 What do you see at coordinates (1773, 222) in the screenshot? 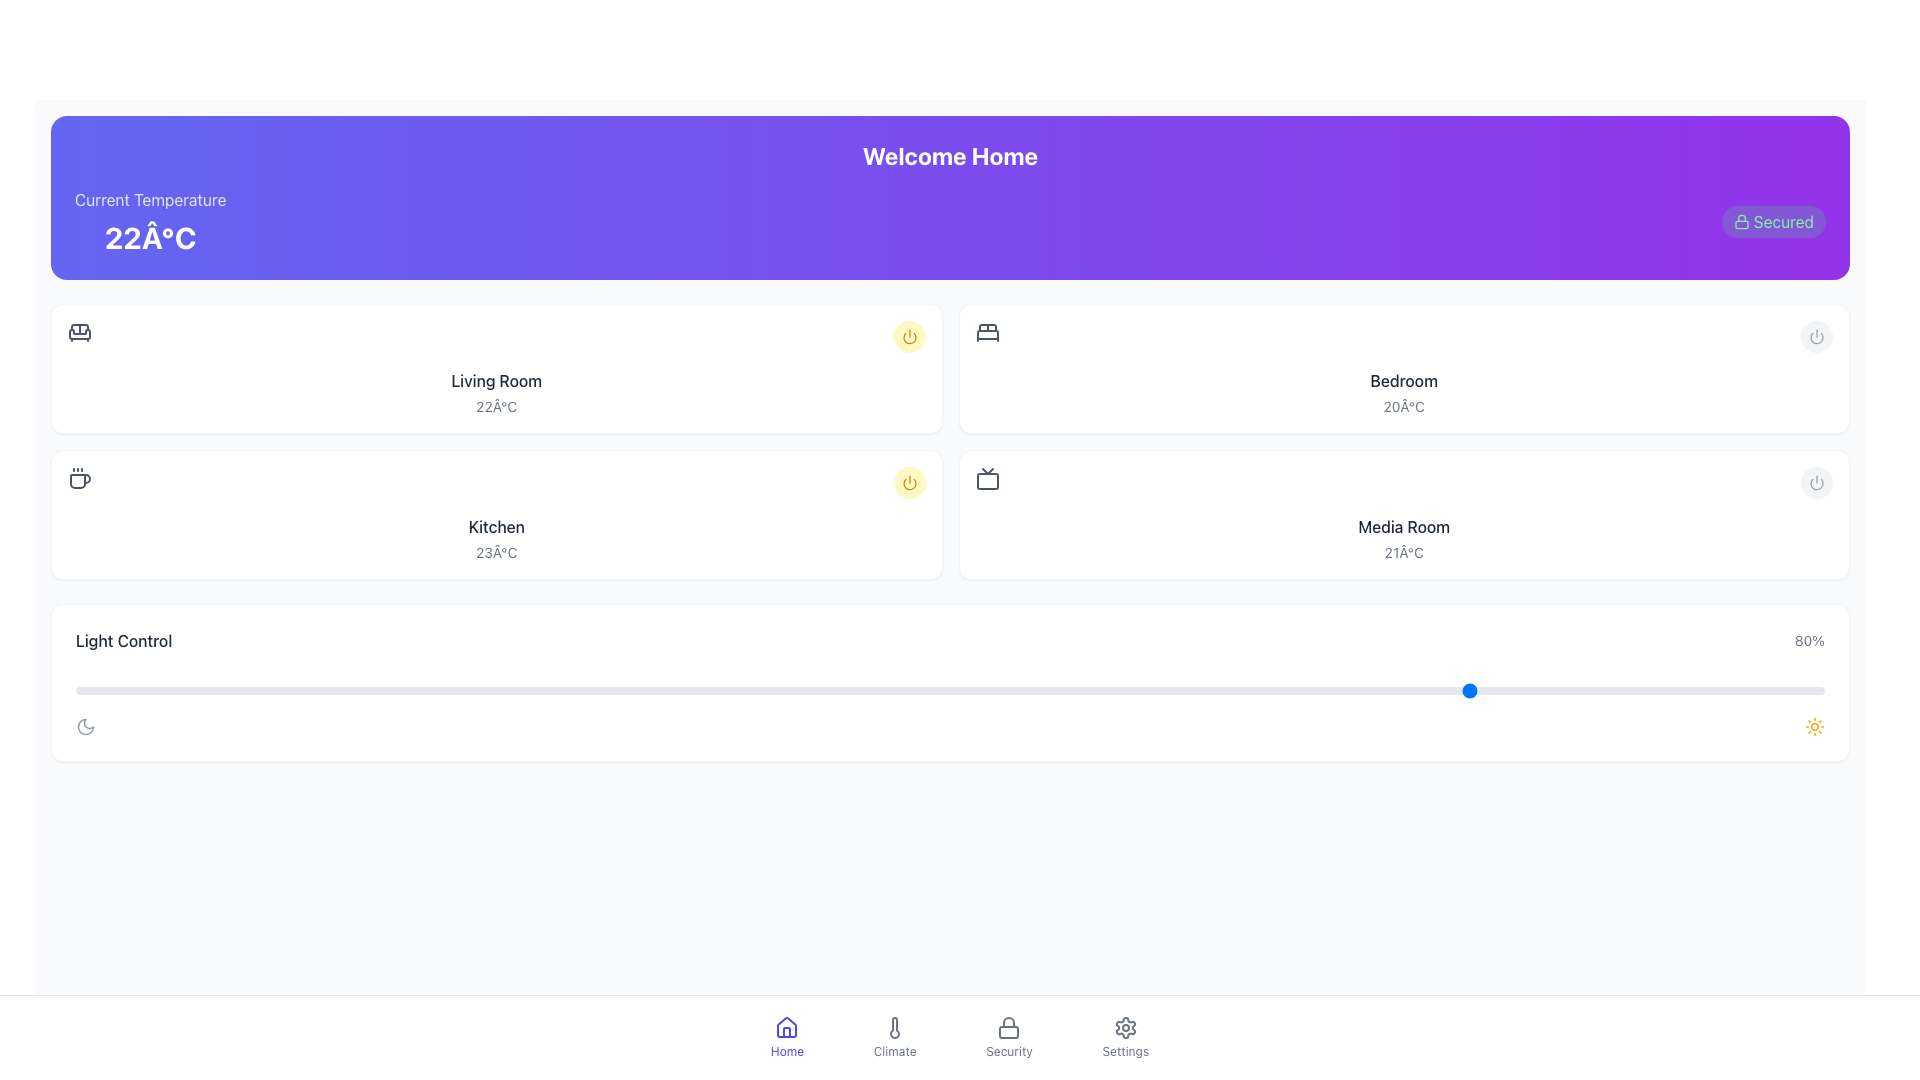
I see `the status indicator badge with a green lock icon and the text 'Secured', located in the top-right corner of the purple gradient header` at bounding box center [1773, 222].